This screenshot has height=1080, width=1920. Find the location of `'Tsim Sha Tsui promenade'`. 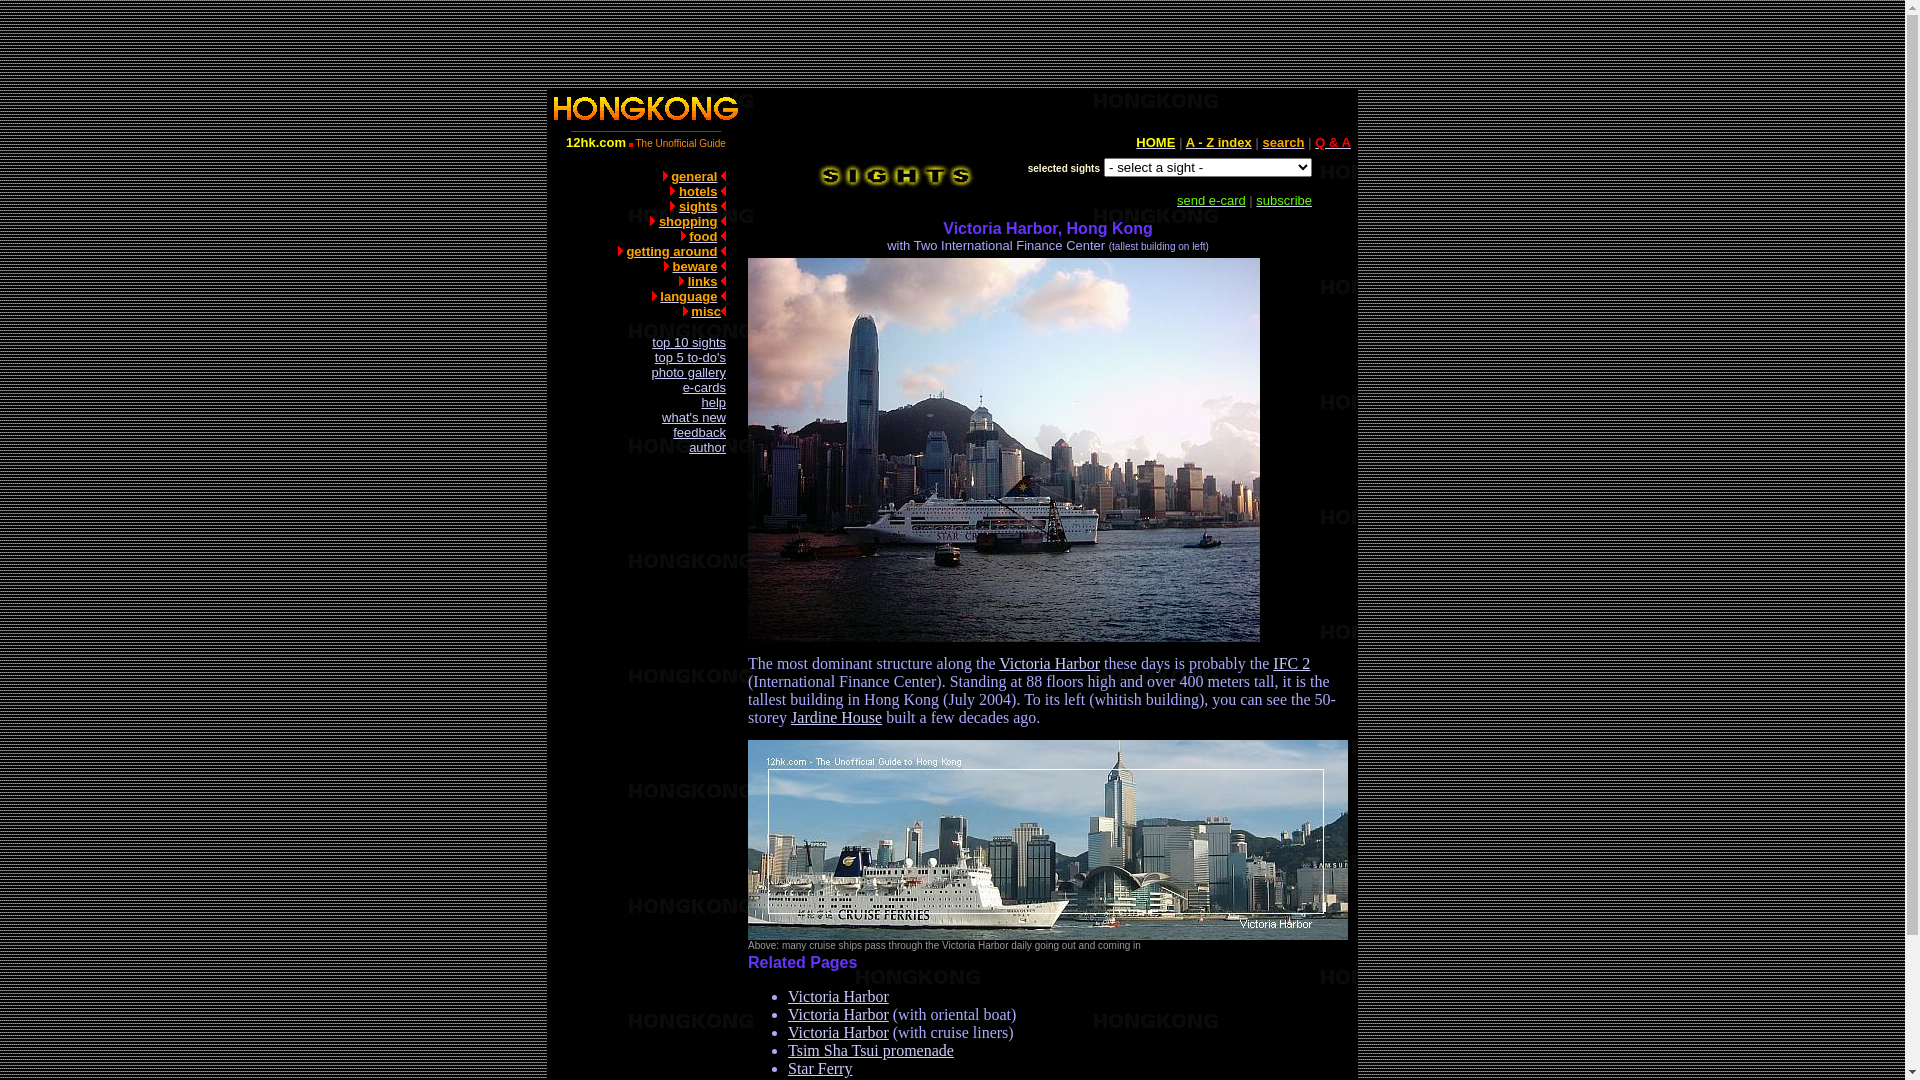

'Tsim Sha Tsui promenade' is located at coordinates (870, 1049).